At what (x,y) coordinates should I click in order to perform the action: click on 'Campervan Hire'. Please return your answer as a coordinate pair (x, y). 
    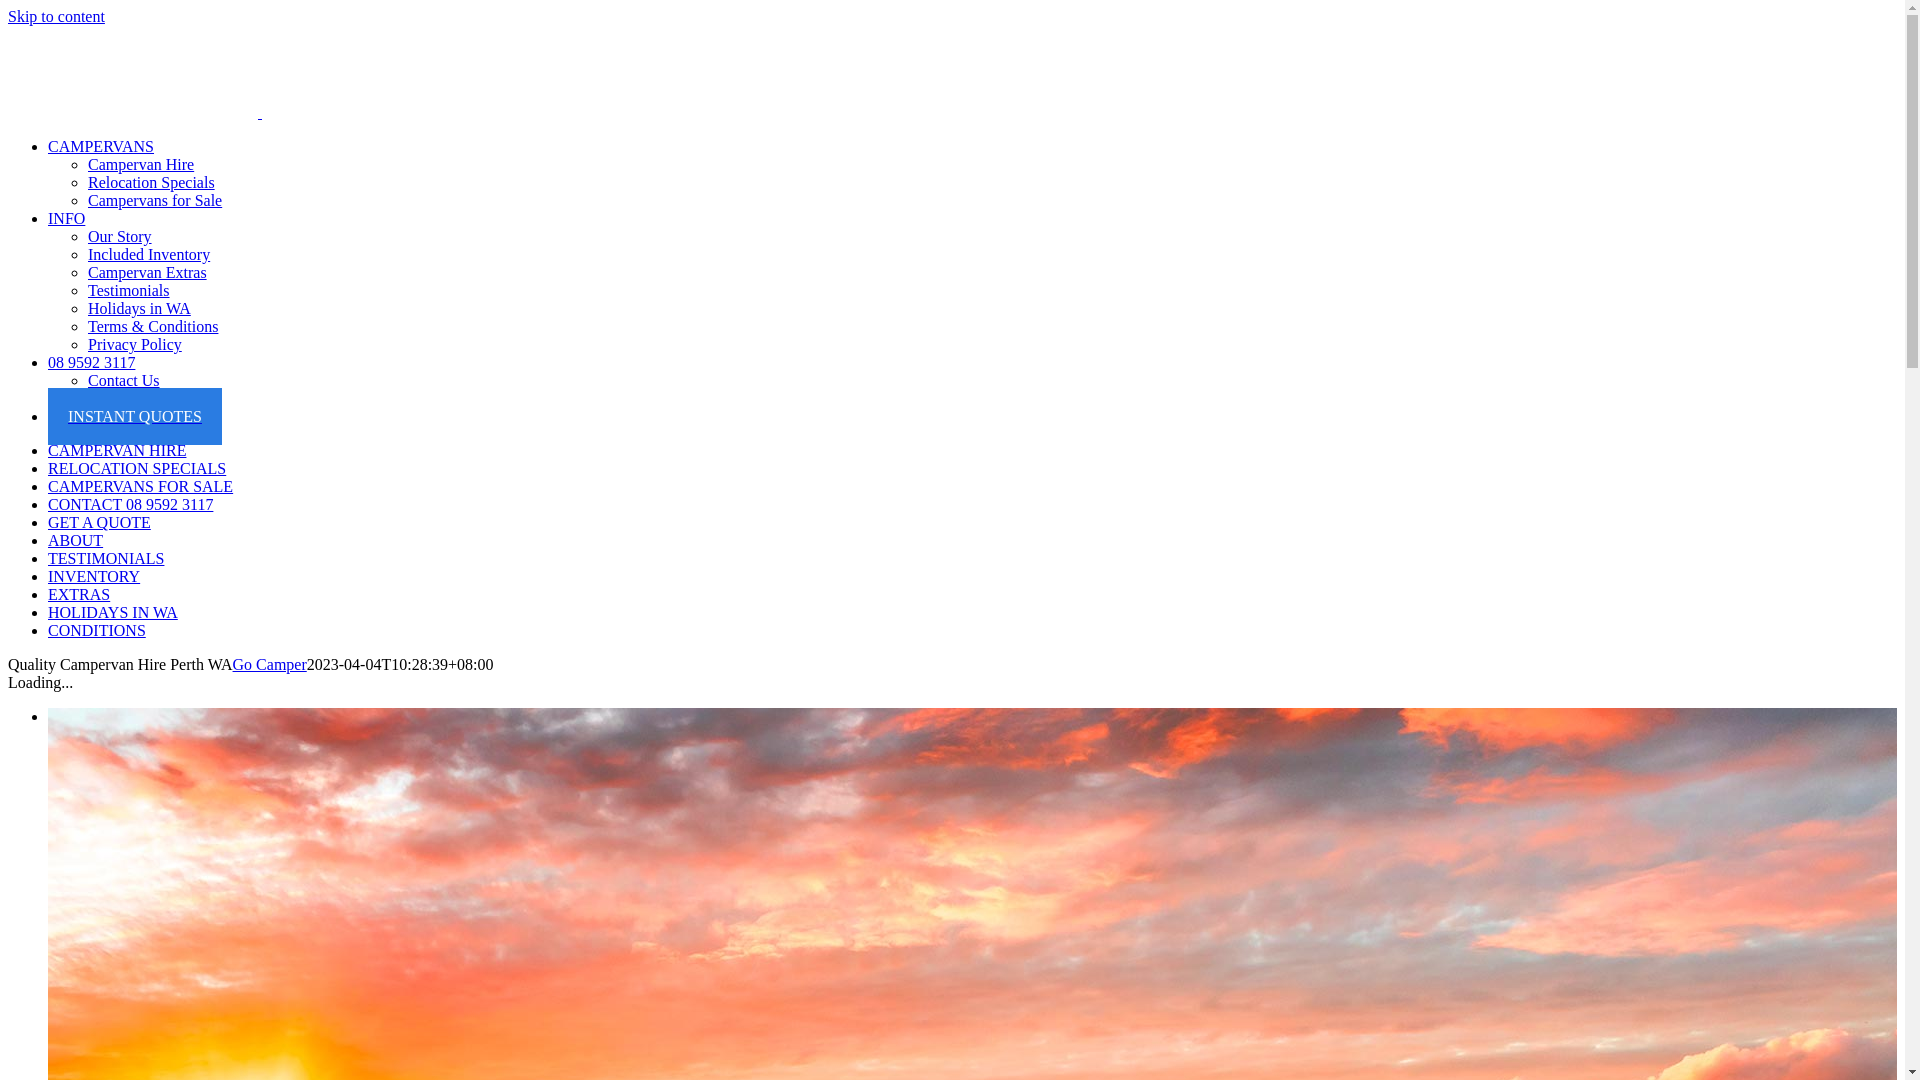
    Looking at the image, I should click on (139, 163).